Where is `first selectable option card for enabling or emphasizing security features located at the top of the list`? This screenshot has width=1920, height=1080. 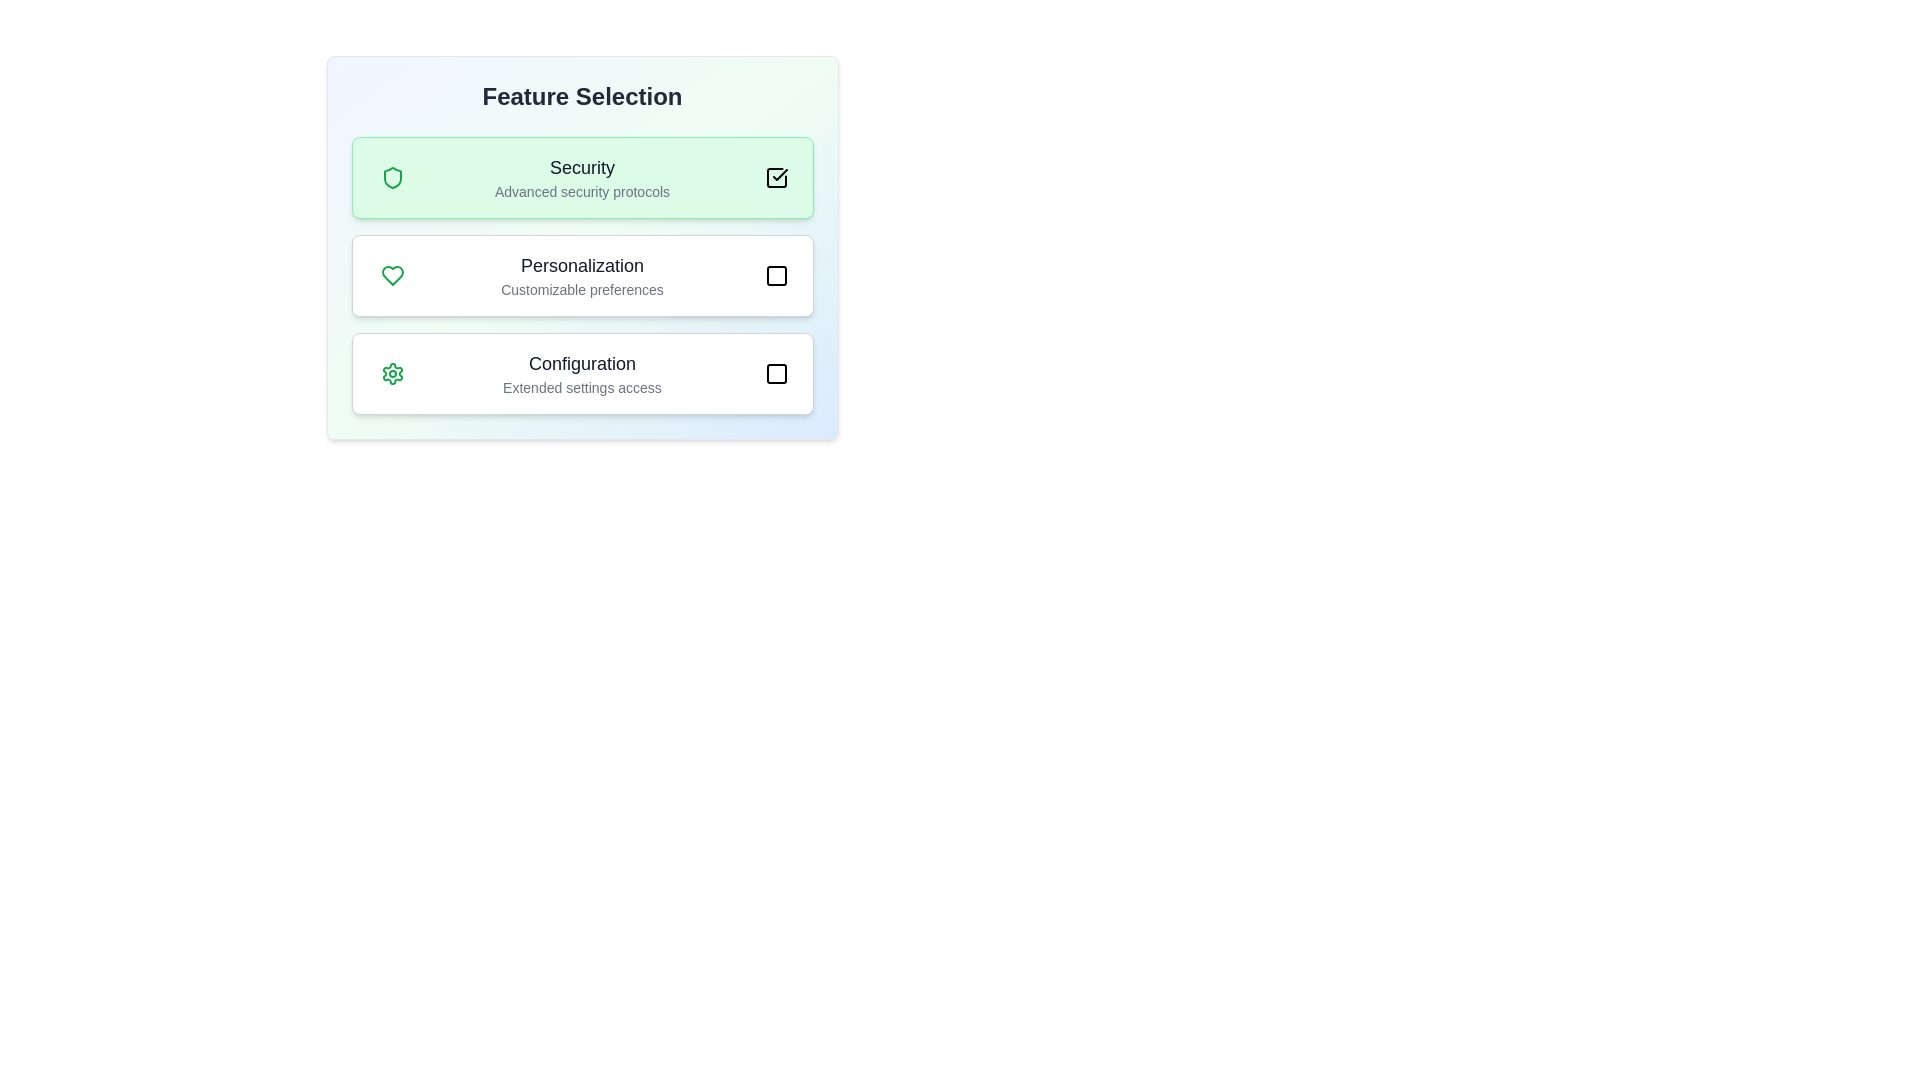
first selectable option card for enabling or emphasizing security features located at the top of the list is located at coordinates (581, 176).